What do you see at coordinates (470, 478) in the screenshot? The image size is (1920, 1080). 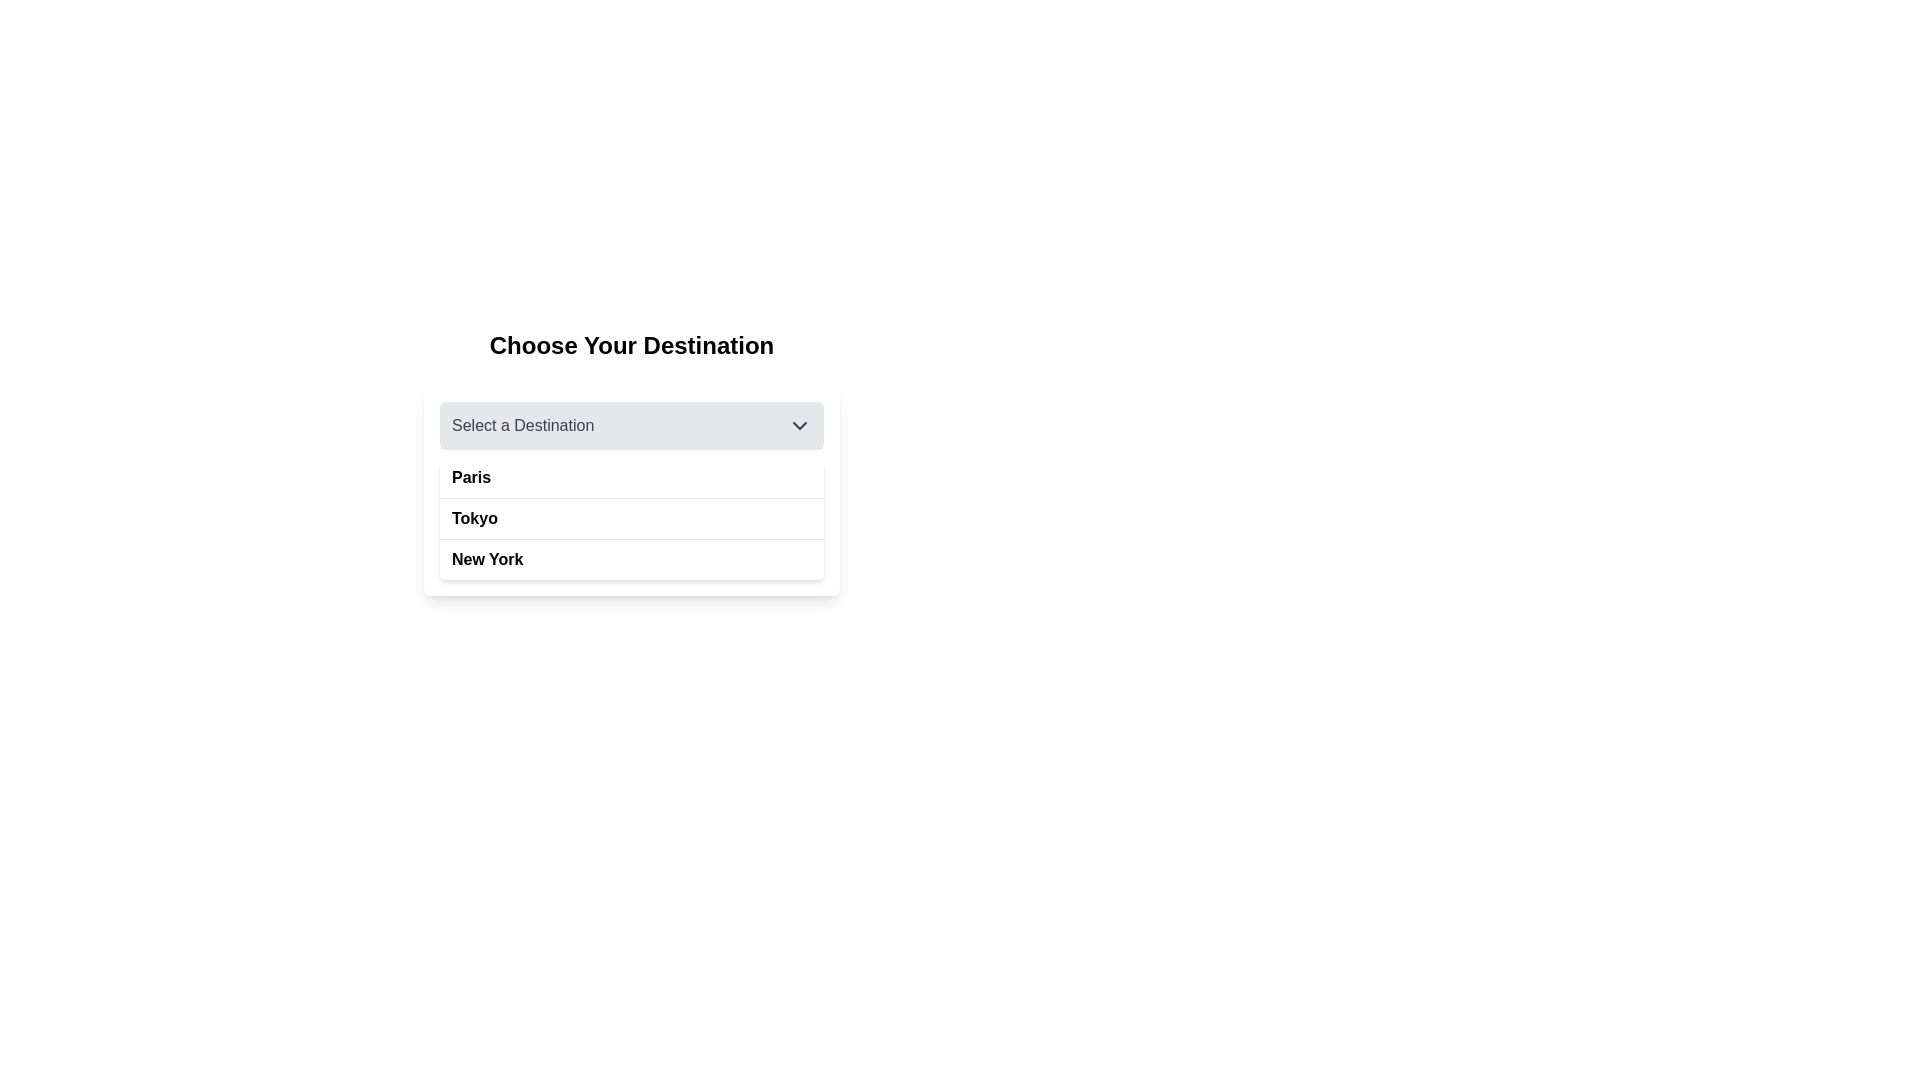 I see `the text label 'Paris' in the dropdown menu` at bounding box center [470, 478].